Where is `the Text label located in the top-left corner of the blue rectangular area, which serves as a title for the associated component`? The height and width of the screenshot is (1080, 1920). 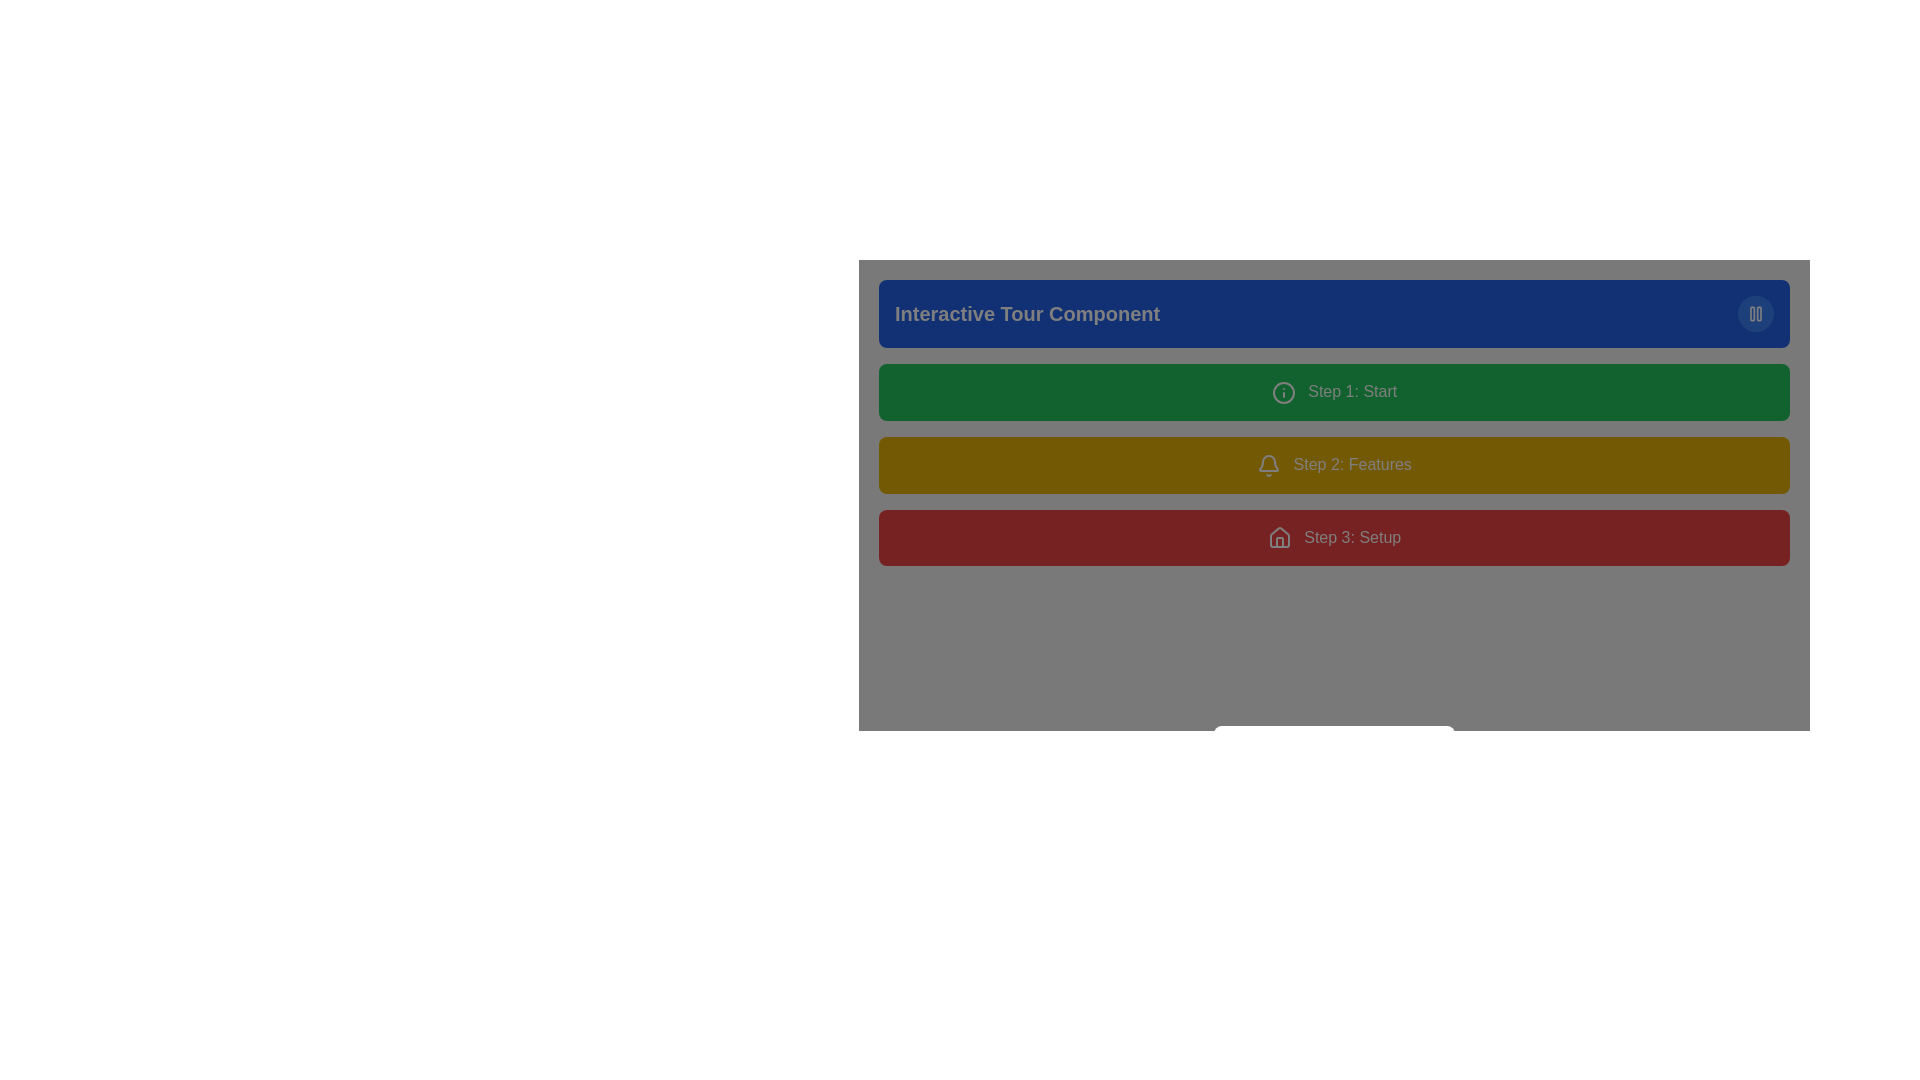
the Text label located in the top-left corner of the blue rectangular area, which serves as a title for the associated component is located at coordinates (1027, 313).